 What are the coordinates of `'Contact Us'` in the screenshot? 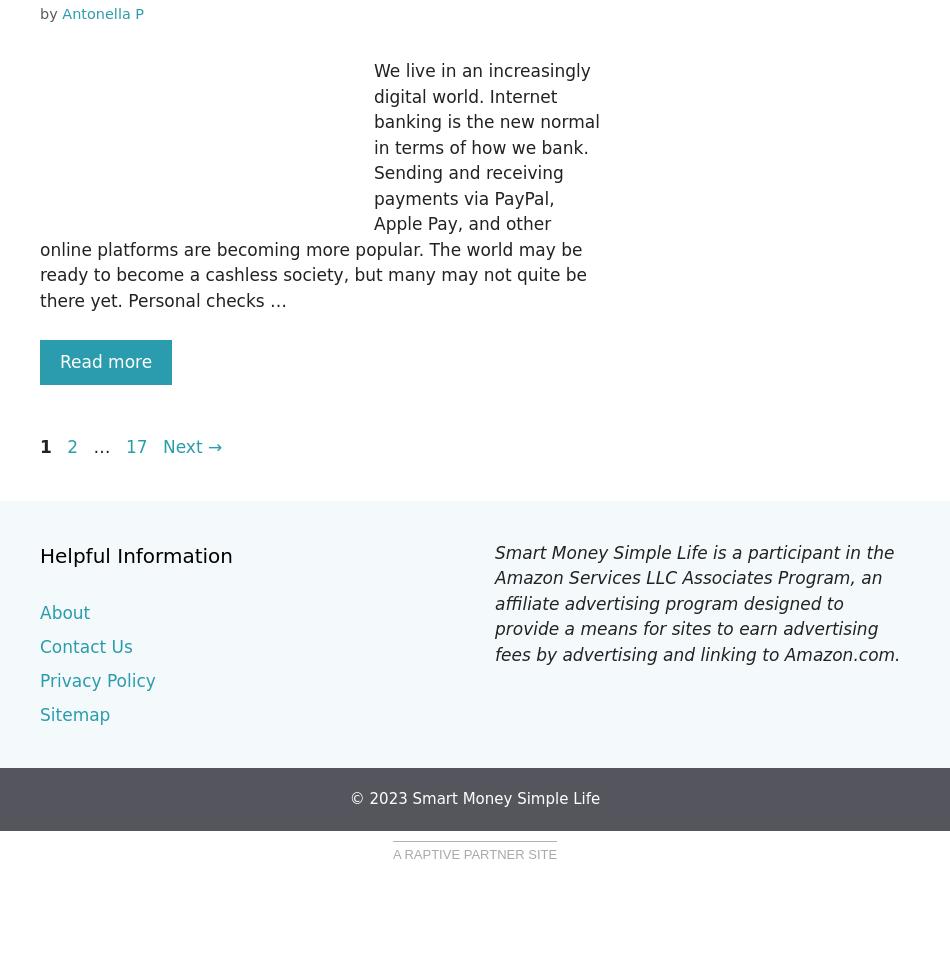 It's located at (85, 644).